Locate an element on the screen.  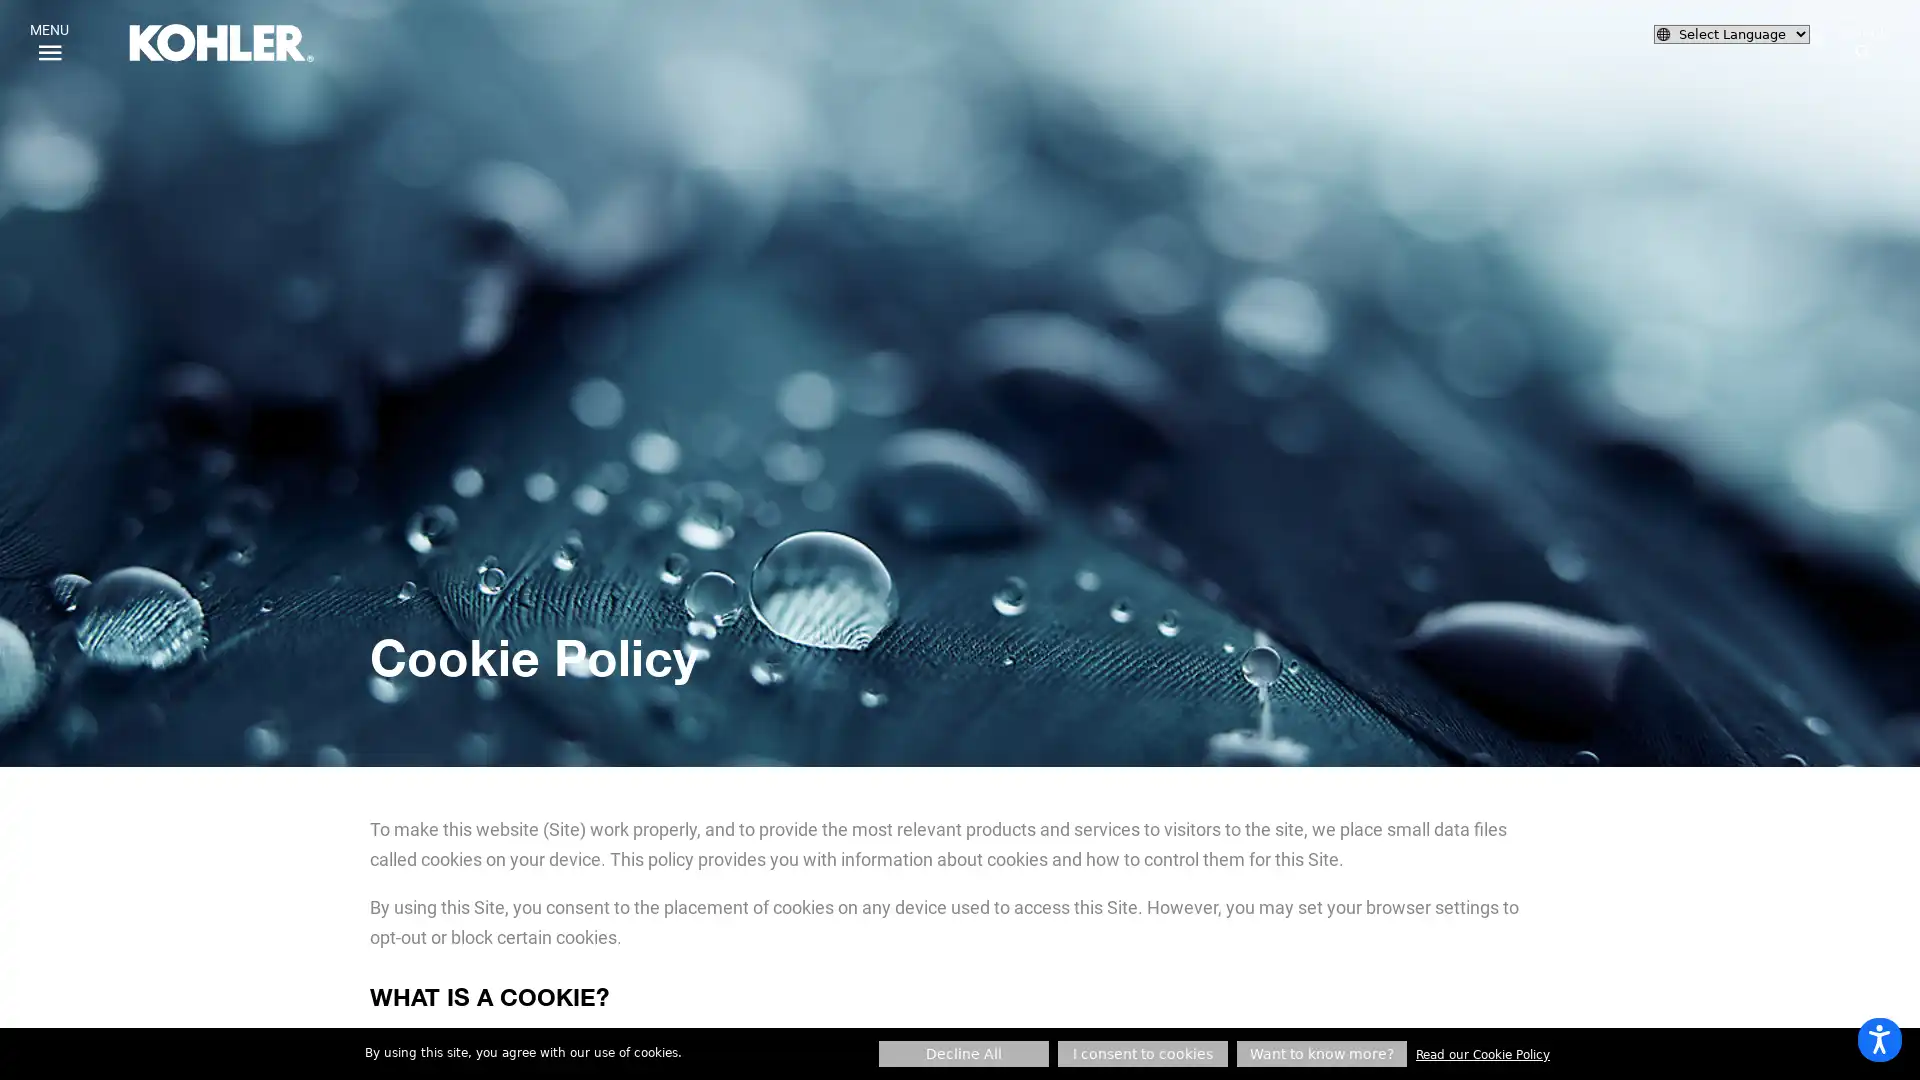
MENU is located at coordinates (49, 42).